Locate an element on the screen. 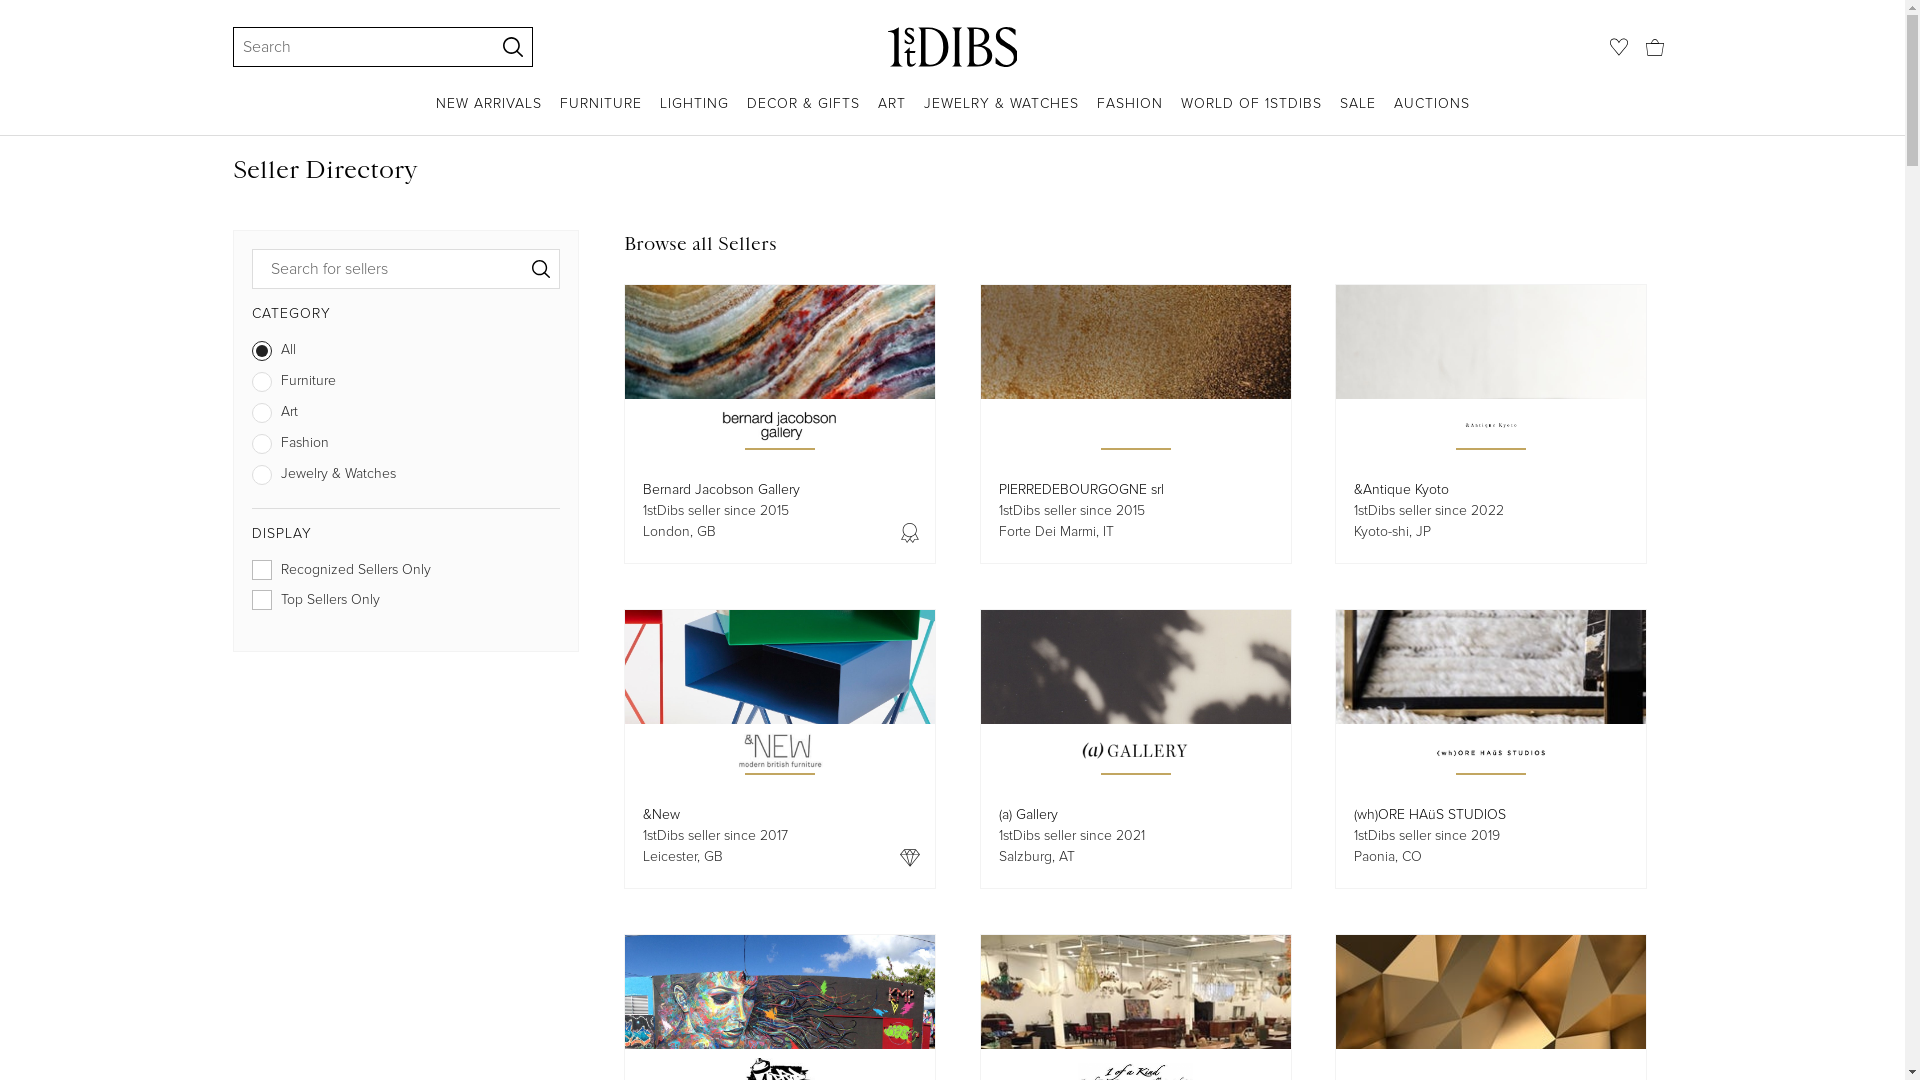 The width and height of the screenshot is (1920, 1080). 'FURNITURE' is located at coordinates (599, 114).